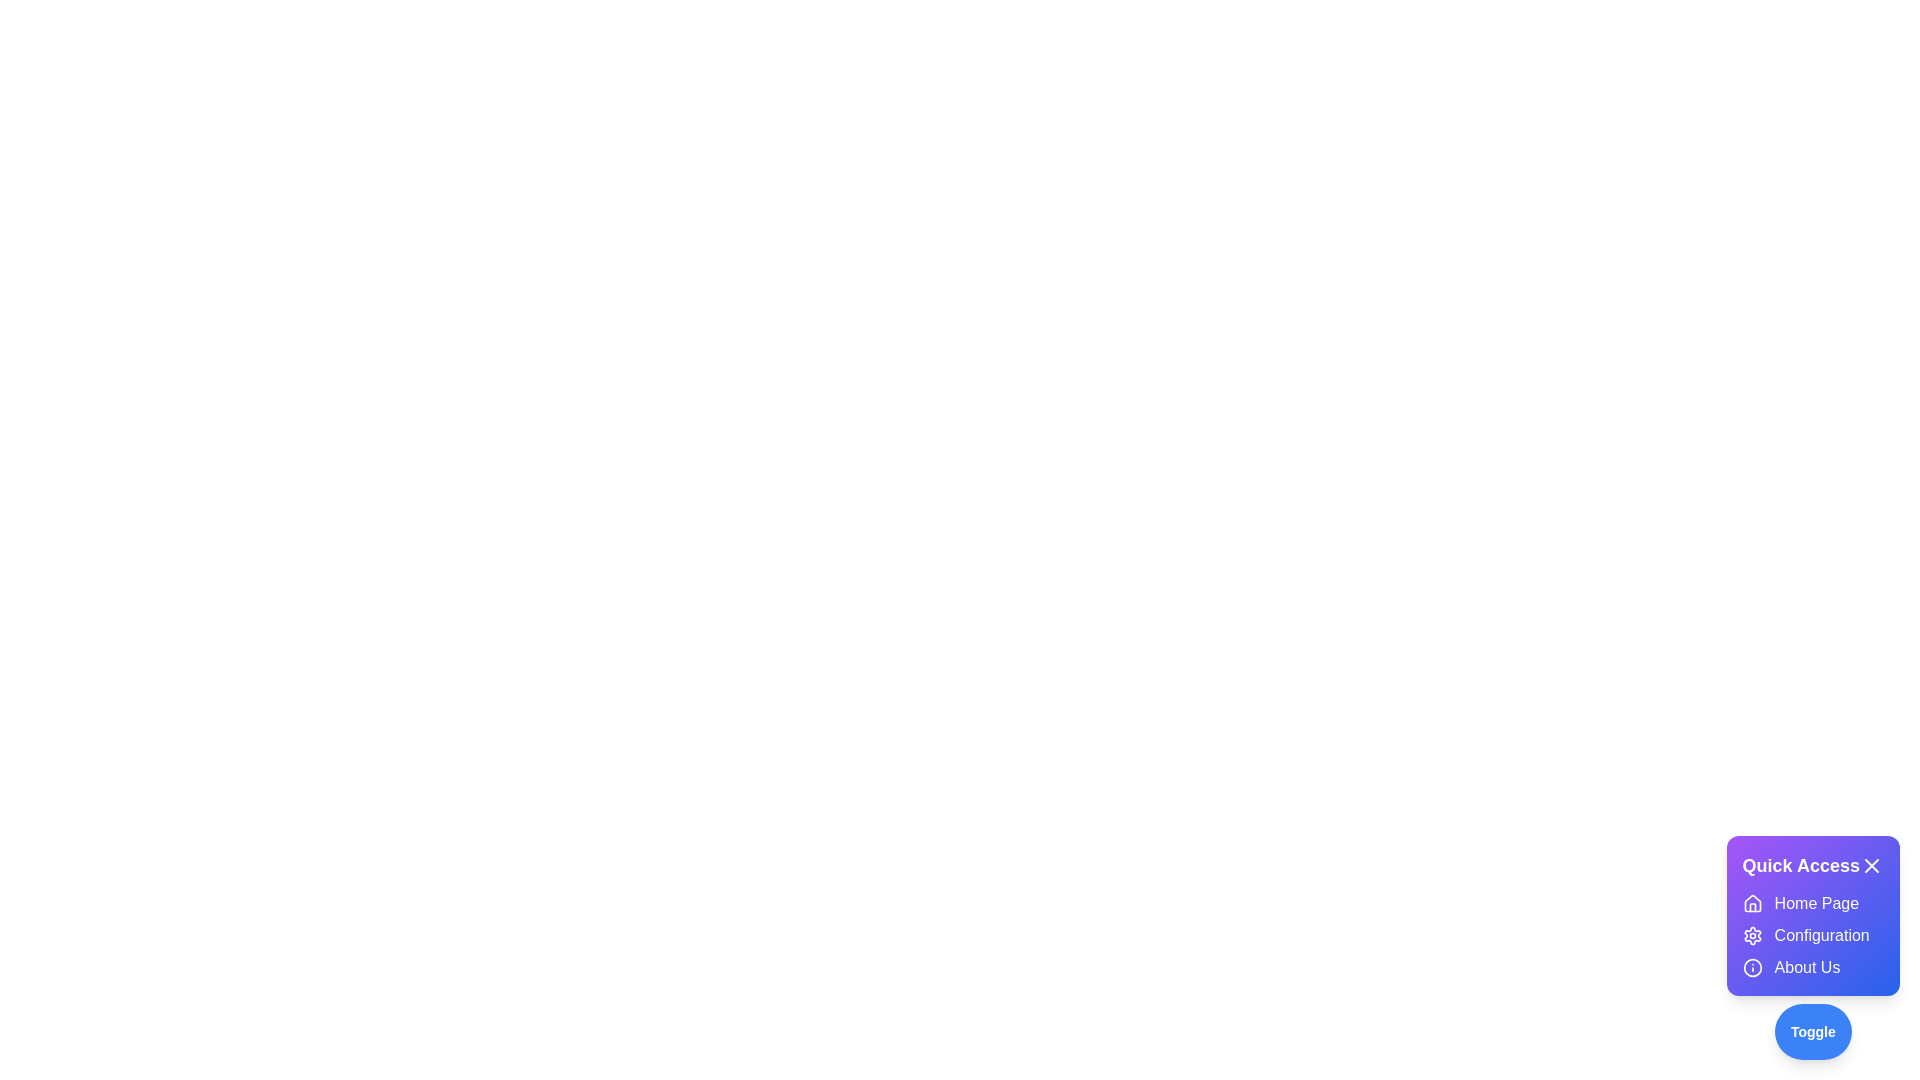 The width and height of the screenshot is (1920, 1080). I want to click on the house-shaped icon located in the 'Quick Access' menu, positioned directly left of the 'Home Page' label, so click(1751, 903).